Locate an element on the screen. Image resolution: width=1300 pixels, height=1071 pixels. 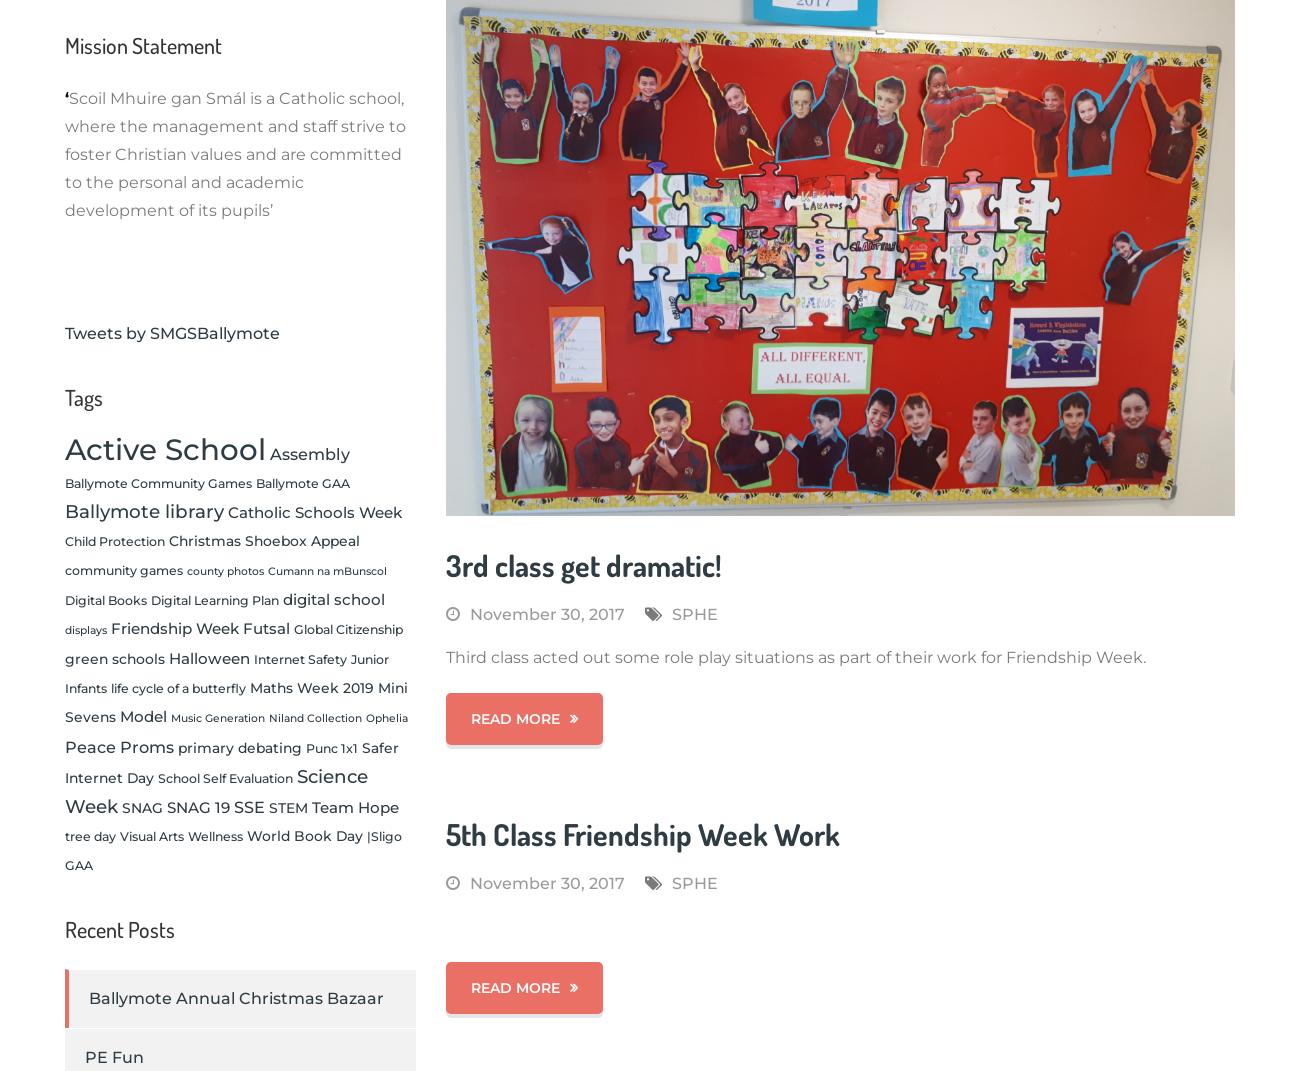
'Ballymote GAA' is located at coordinates (303, 482).